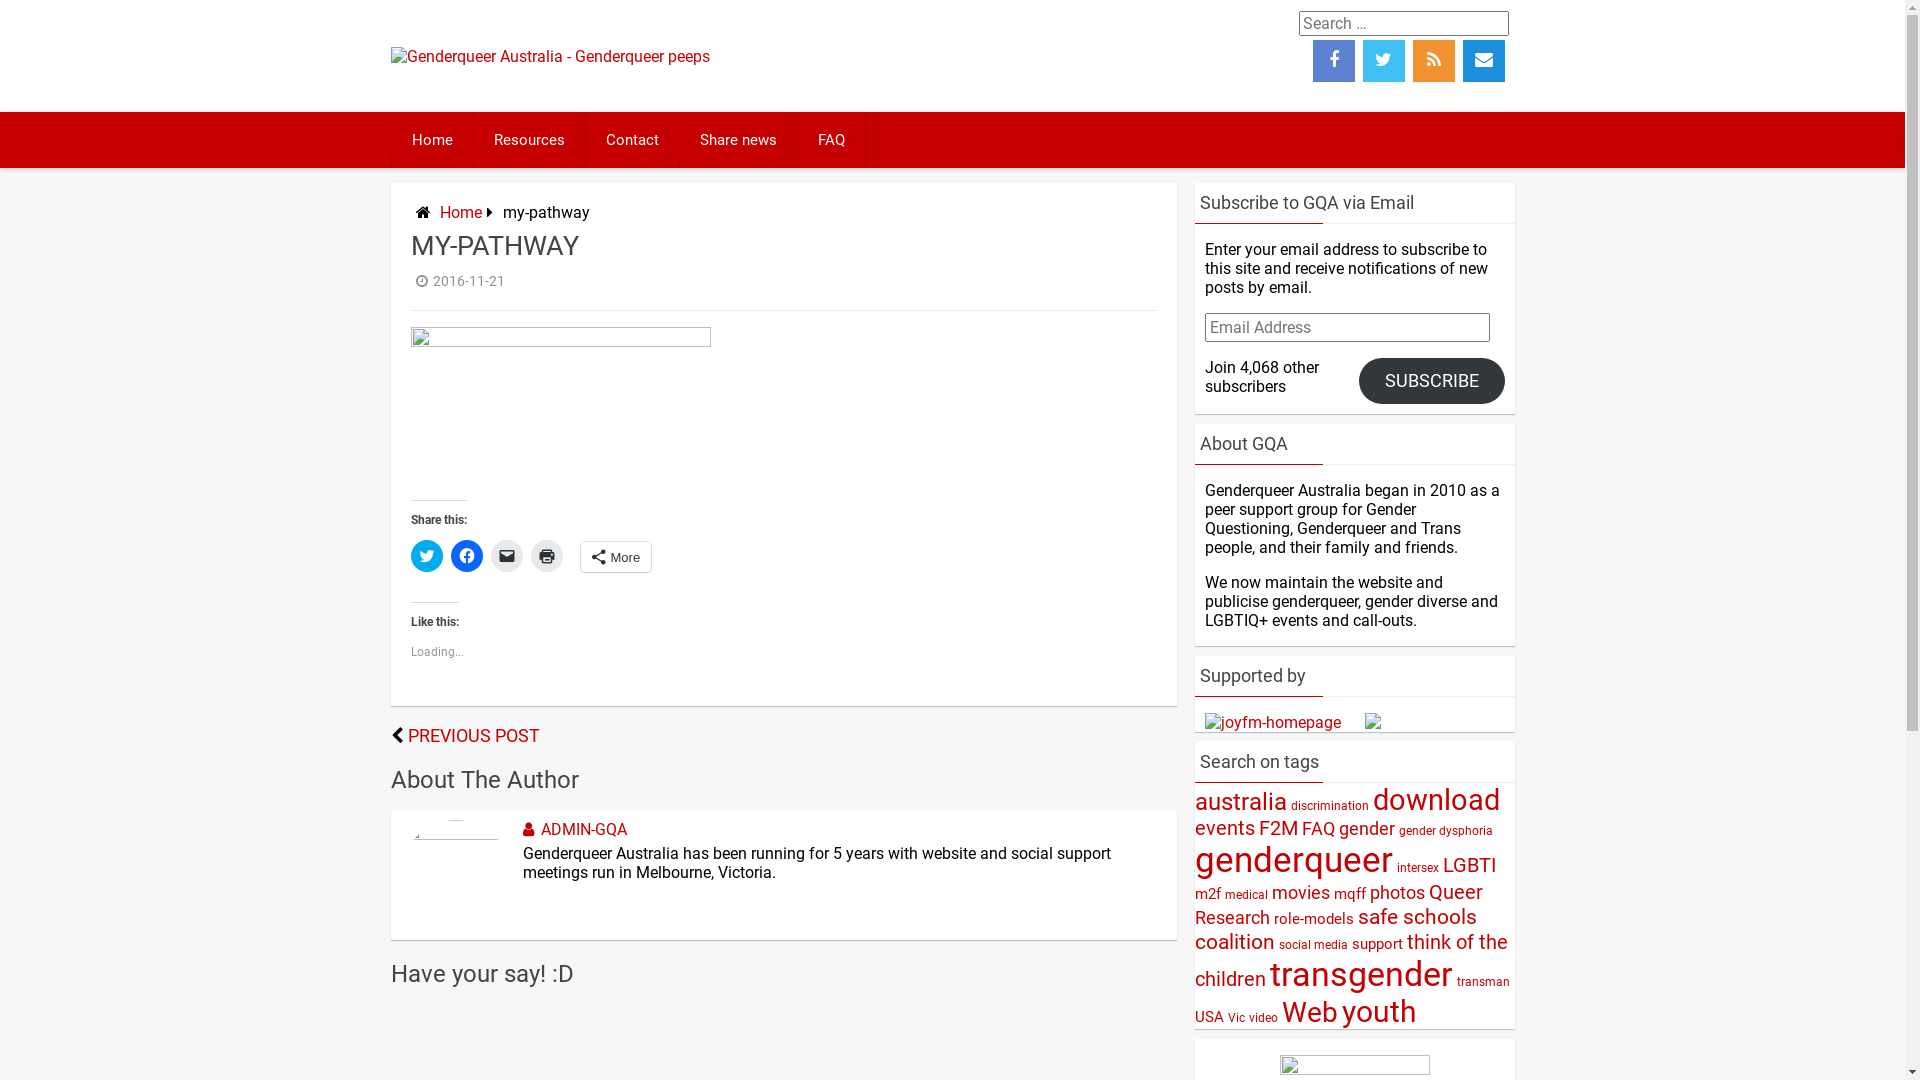 This screenshot has width=1920, height=1080. What do you see at coordinates (1427, 891) in the screenshot?
I see `'Queer'` at bounding box center [1427, 891].